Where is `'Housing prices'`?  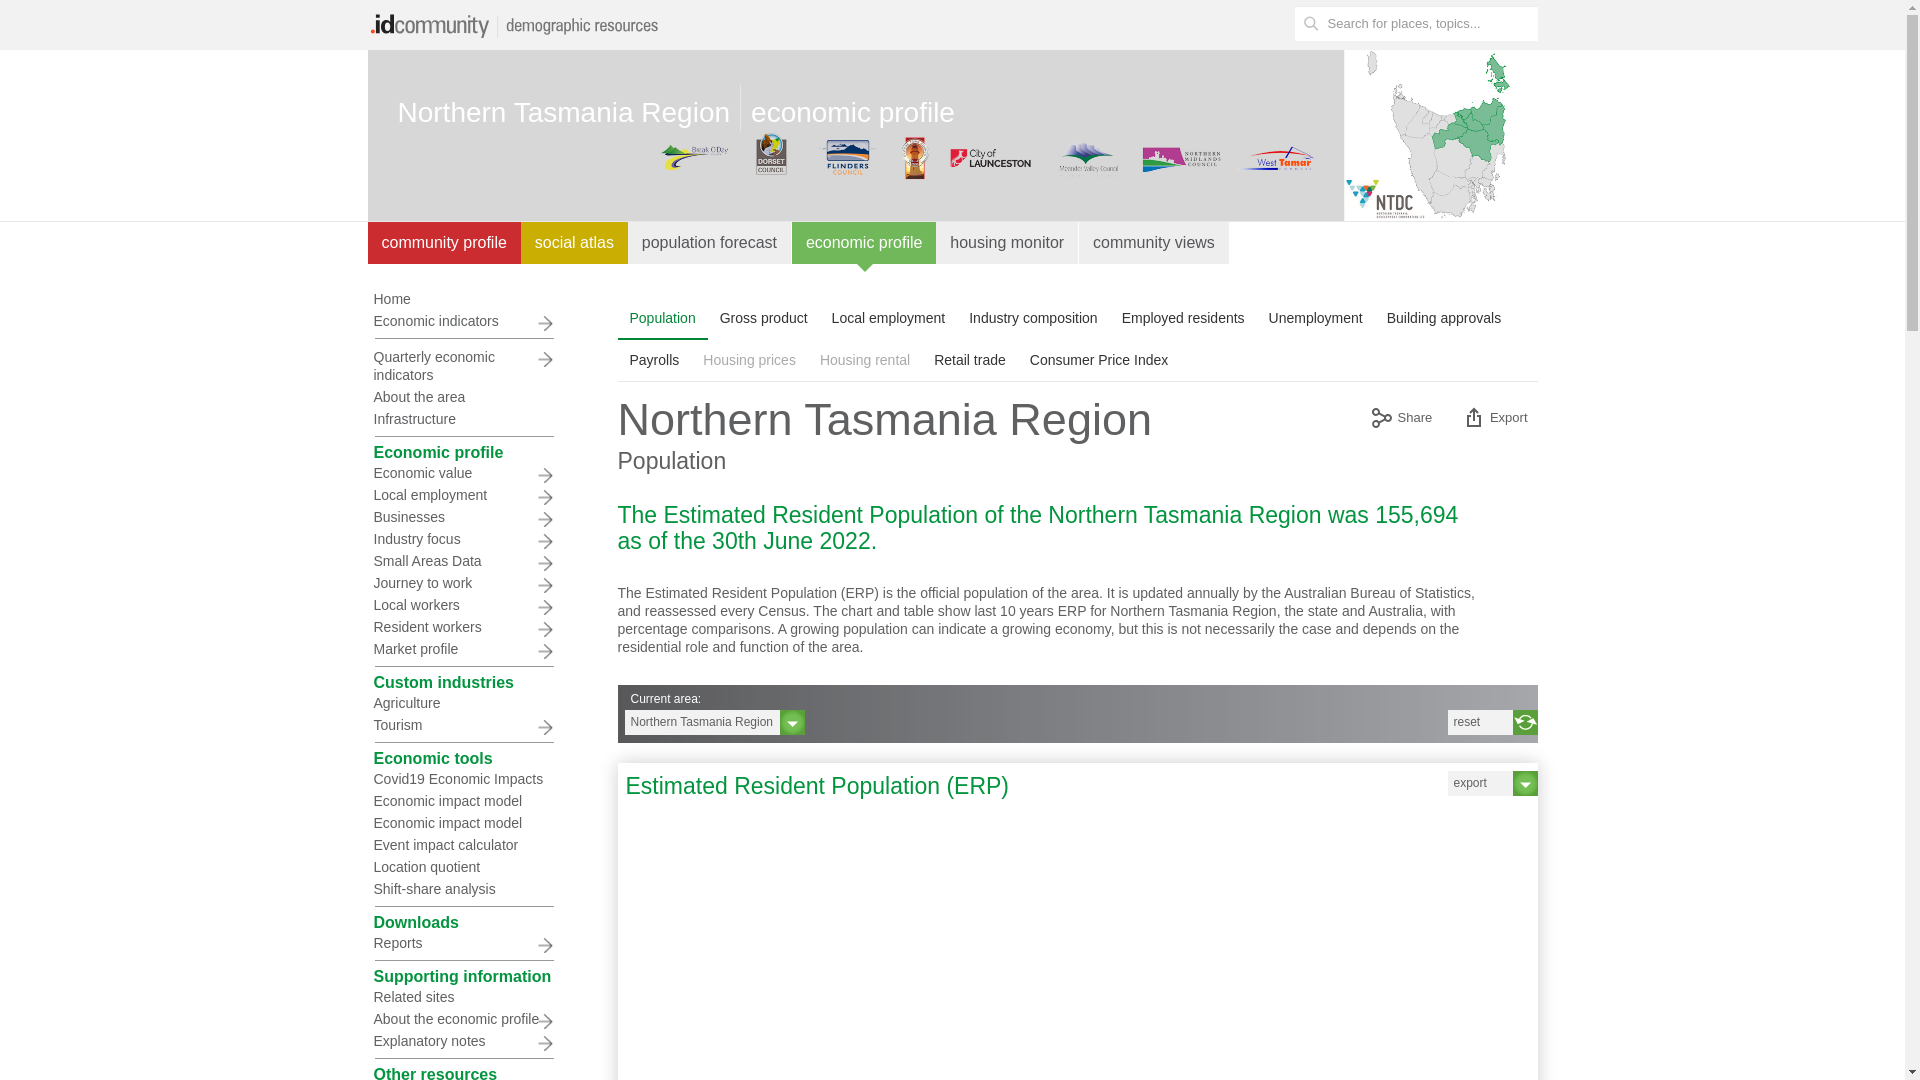 'Housing prices' is located at coordinates (691, 358).